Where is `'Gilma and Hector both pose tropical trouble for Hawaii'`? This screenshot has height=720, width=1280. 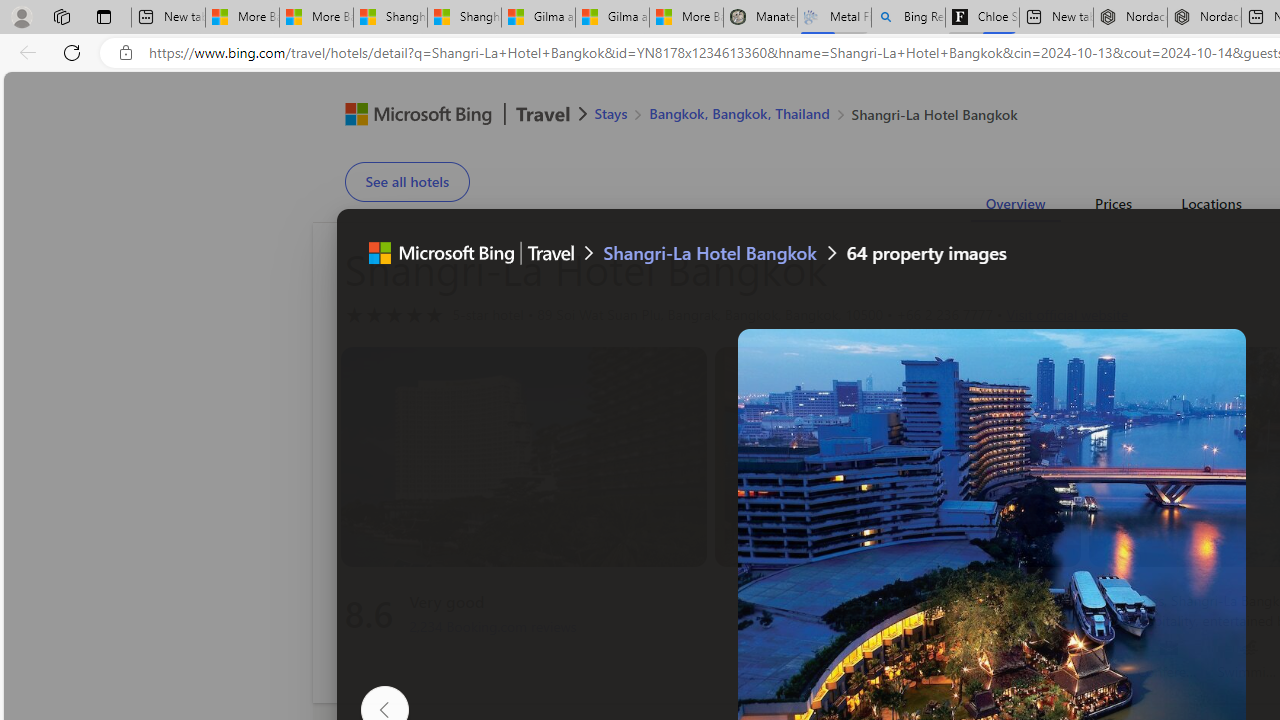 'Gilma and Hector both pose tropical trouble for Hawaii' is located at coordinates (611, 17).